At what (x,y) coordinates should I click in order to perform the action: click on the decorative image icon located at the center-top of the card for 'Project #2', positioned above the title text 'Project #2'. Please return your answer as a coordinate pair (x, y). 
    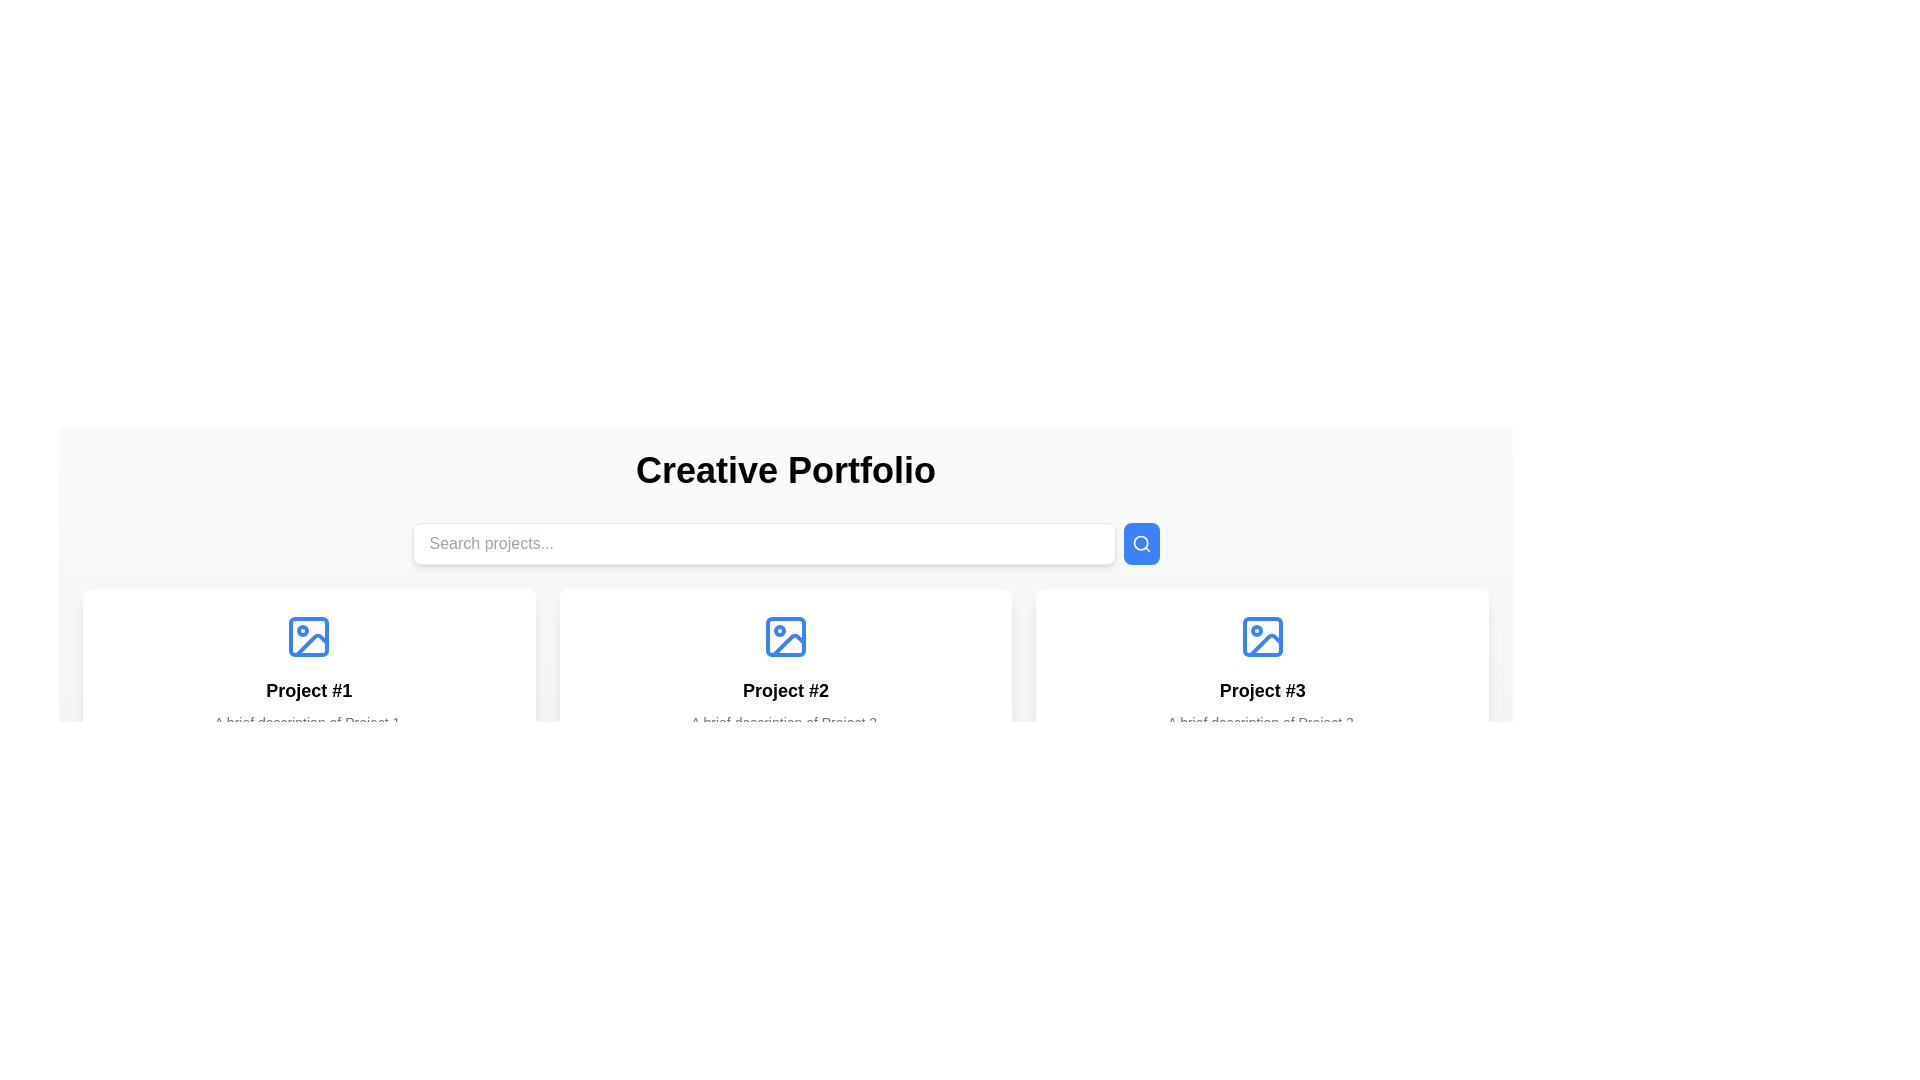
    Looking at the image, I should click on (785, 636).